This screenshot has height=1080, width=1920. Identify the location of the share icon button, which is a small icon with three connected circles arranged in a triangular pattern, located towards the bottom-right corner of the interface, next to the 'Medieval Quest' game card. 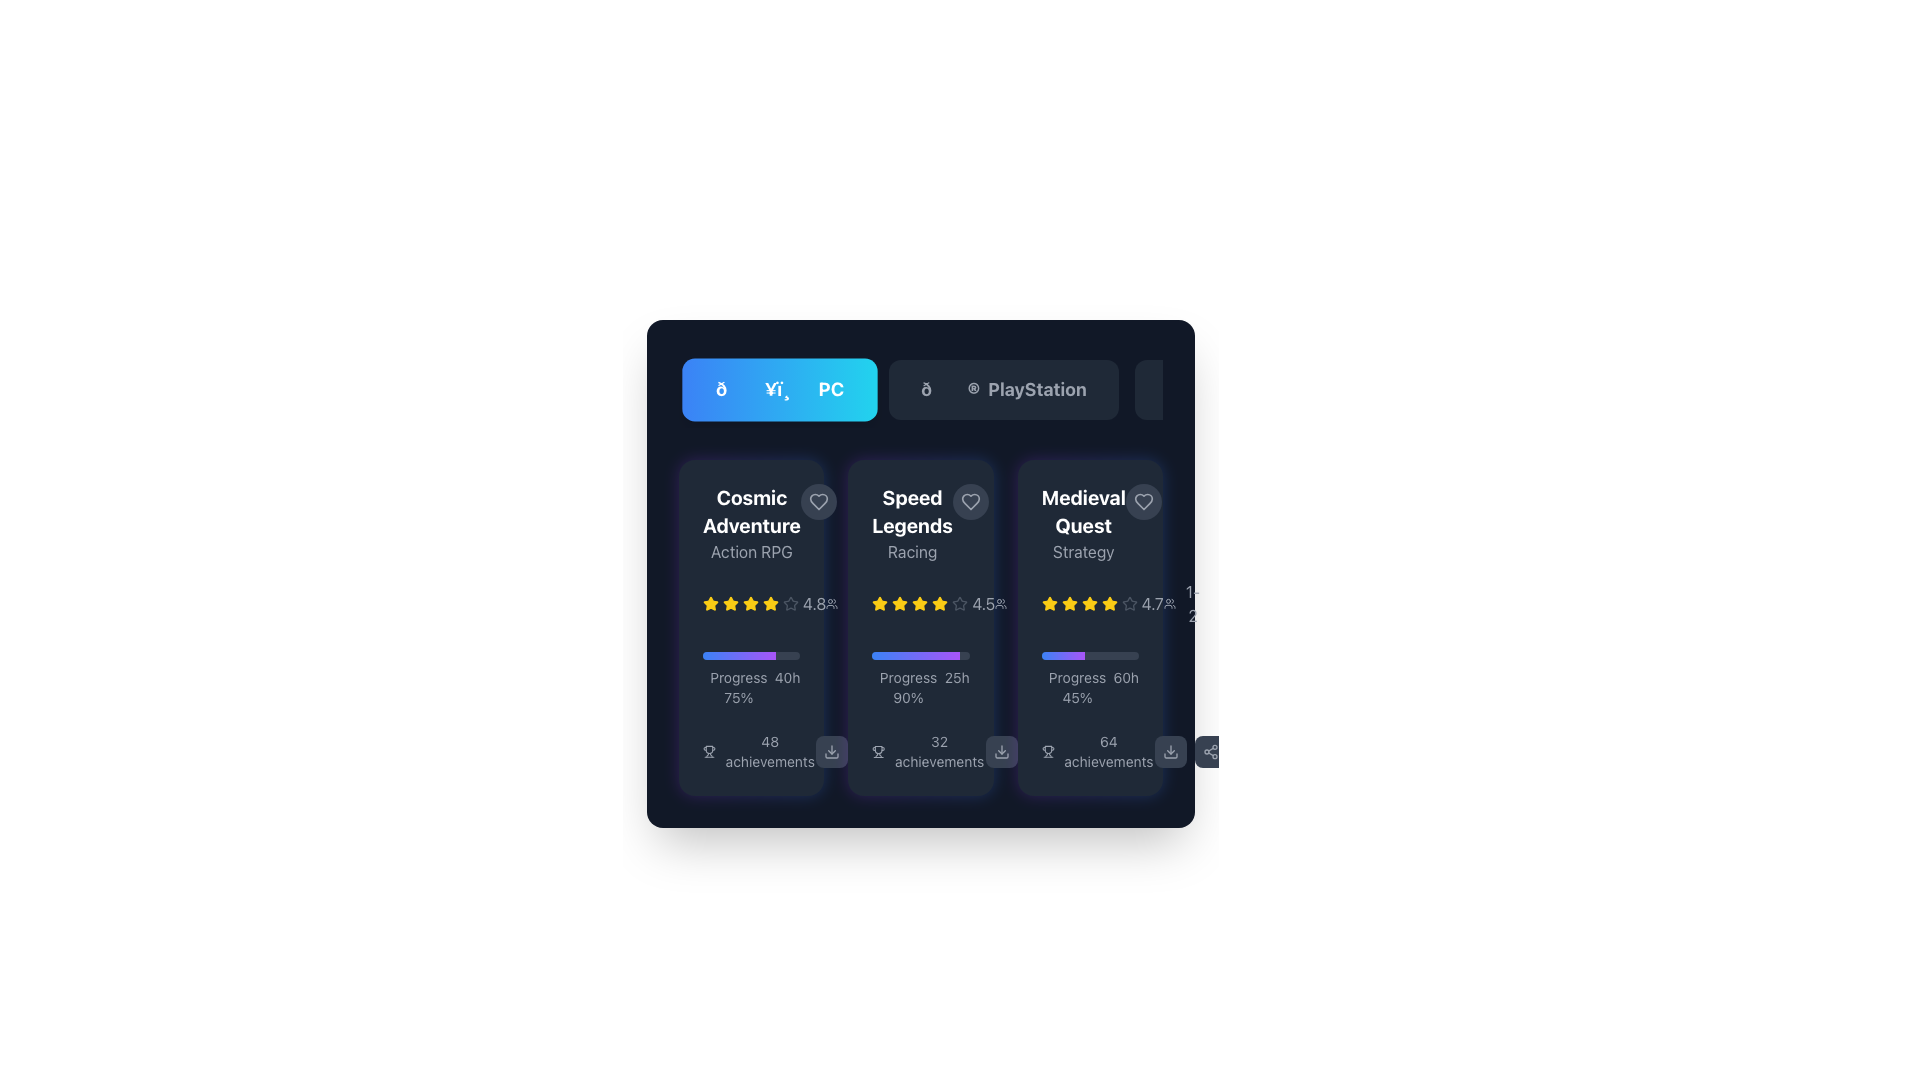
(1040, 752).